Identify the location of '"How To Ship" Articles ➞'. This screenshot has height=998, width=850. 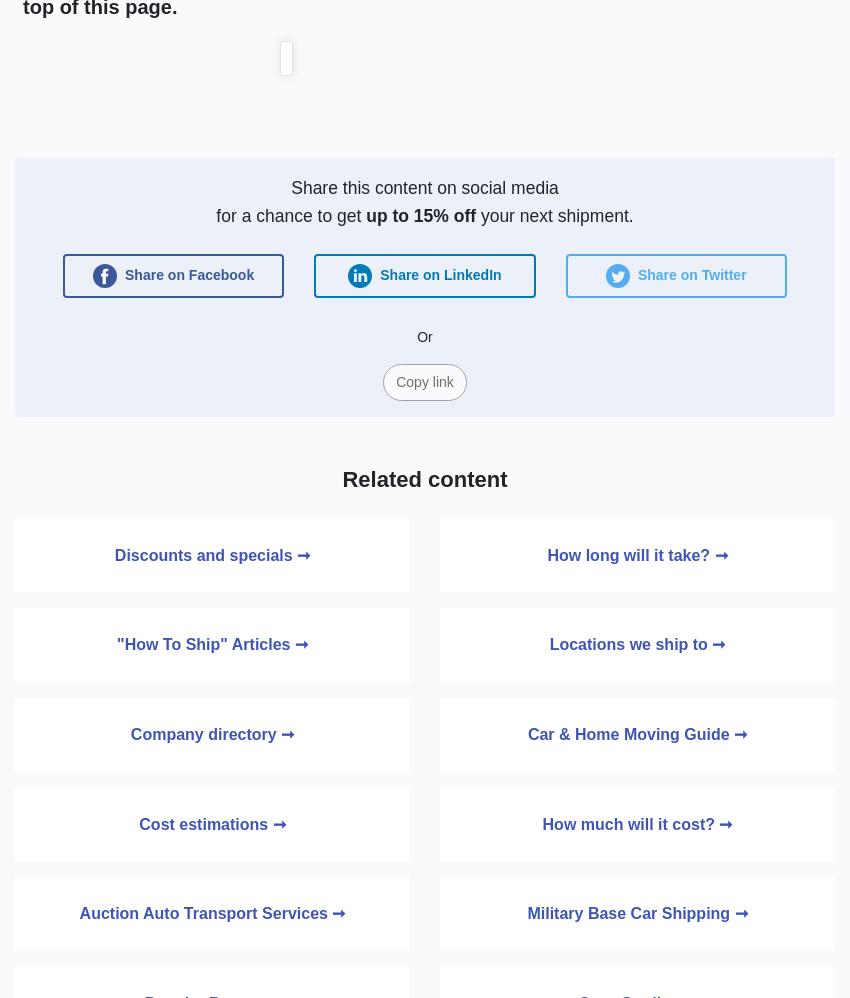
(210, 644).